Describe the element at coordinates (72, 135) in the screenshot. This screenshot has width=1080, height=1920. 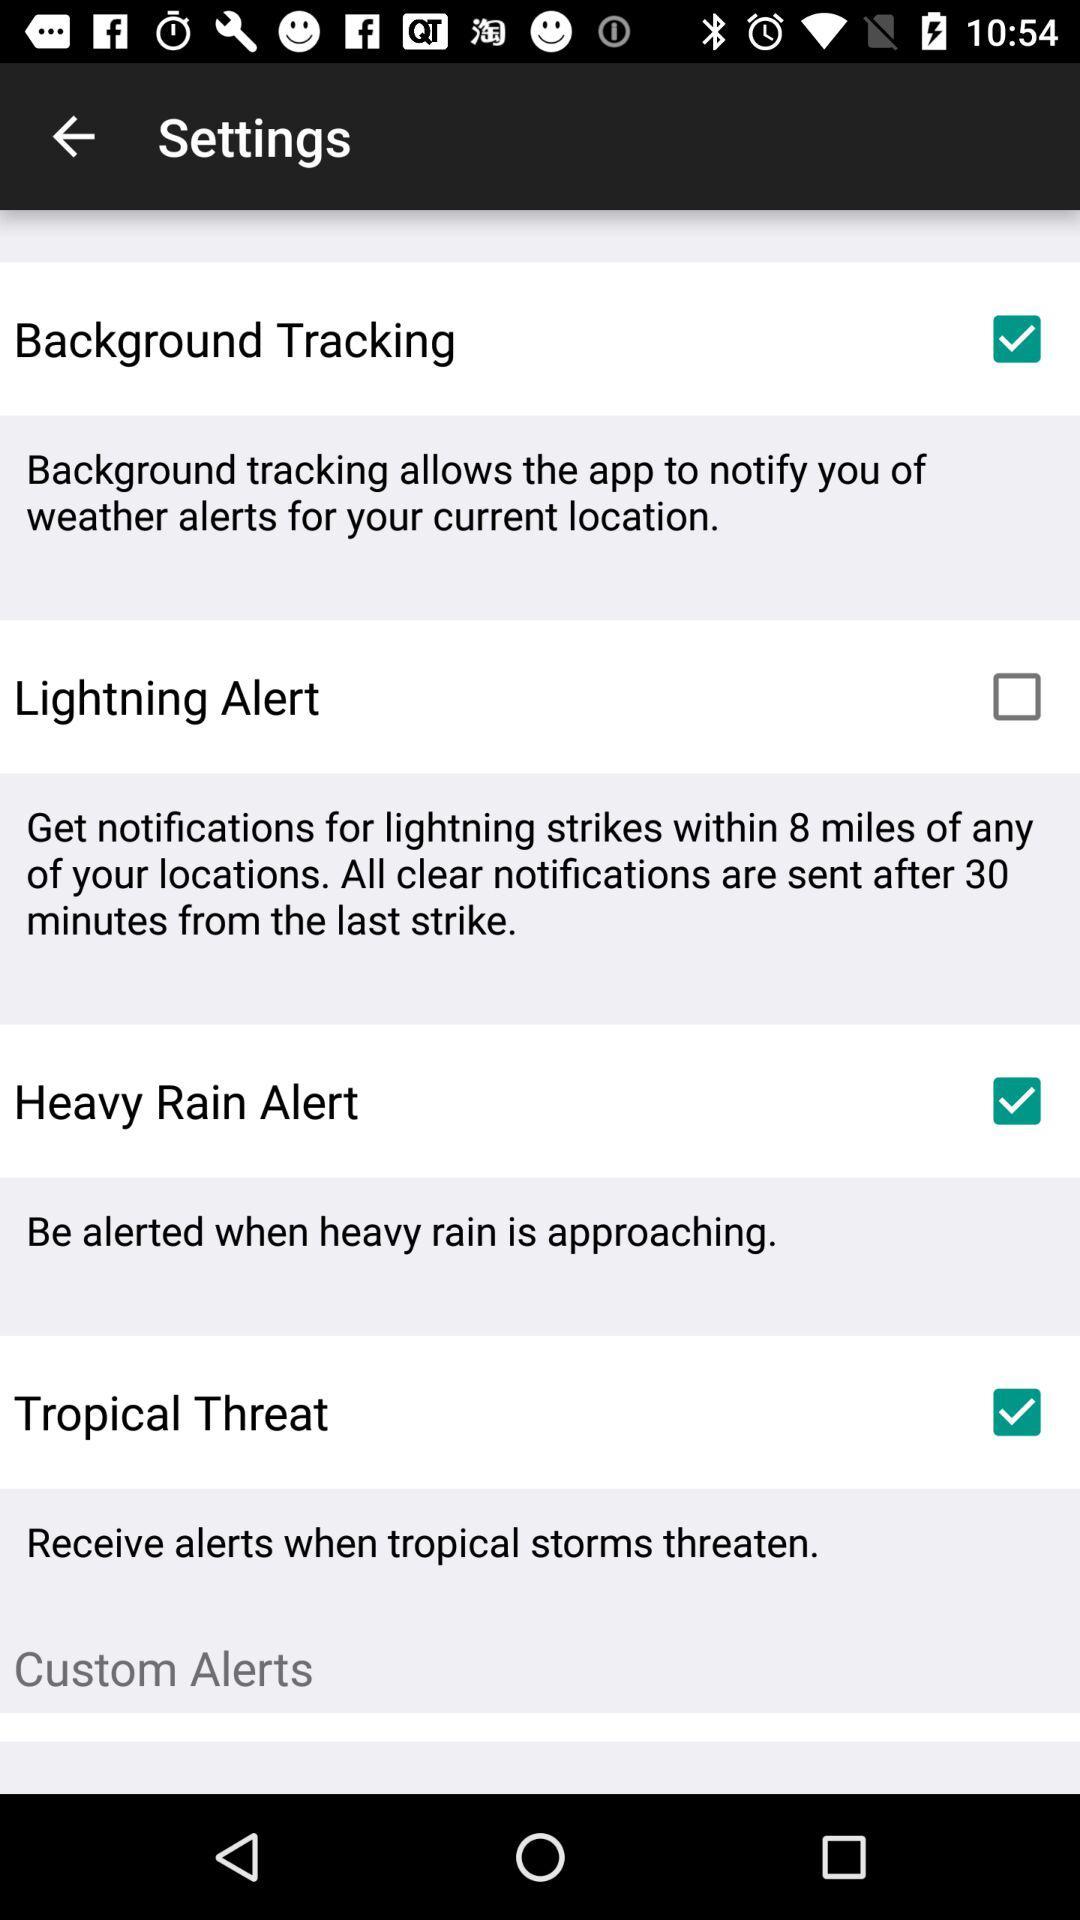
I see `icon next to settings item` at that location.